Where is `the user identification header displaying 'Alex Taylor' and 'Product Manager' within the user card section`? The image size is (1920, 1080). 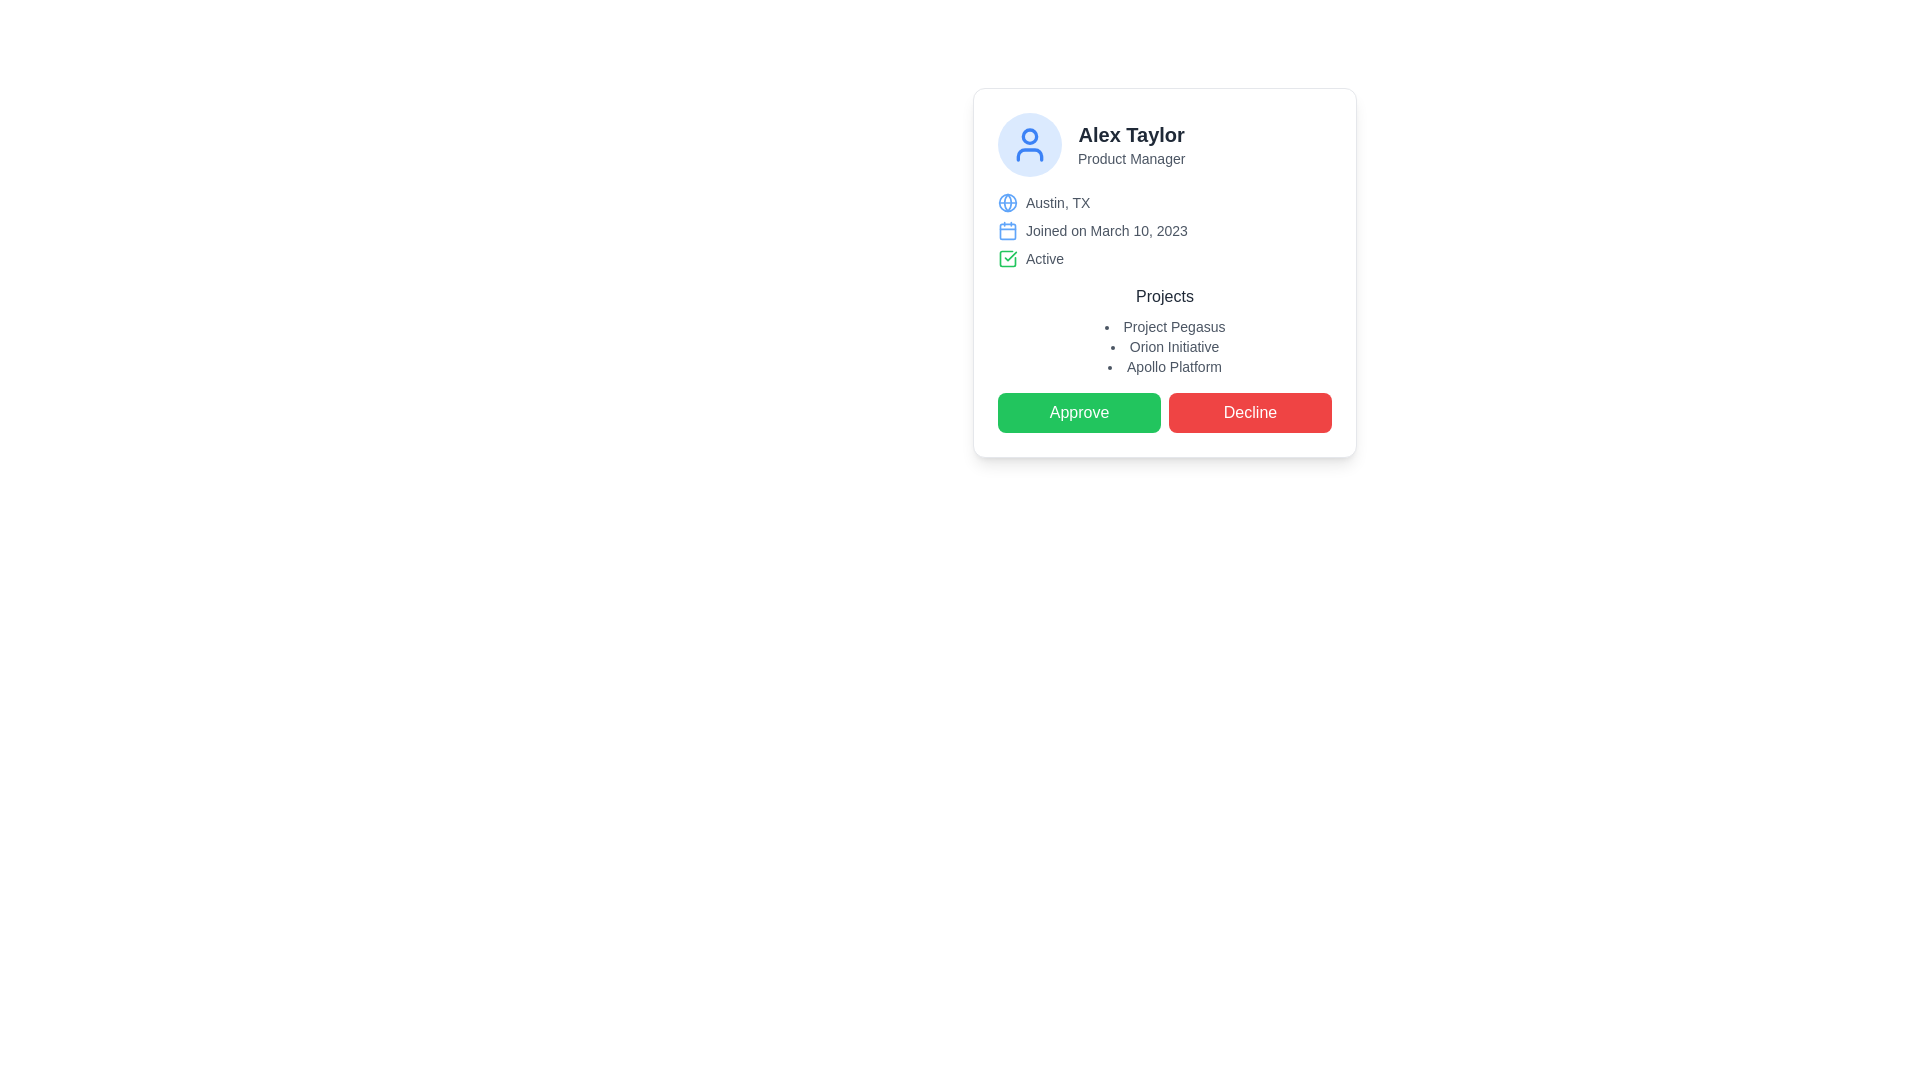
the user identification header displaying 'Alex Taylor' and 'Product Manager' within the user card section is located at coordinates (1131, 144).